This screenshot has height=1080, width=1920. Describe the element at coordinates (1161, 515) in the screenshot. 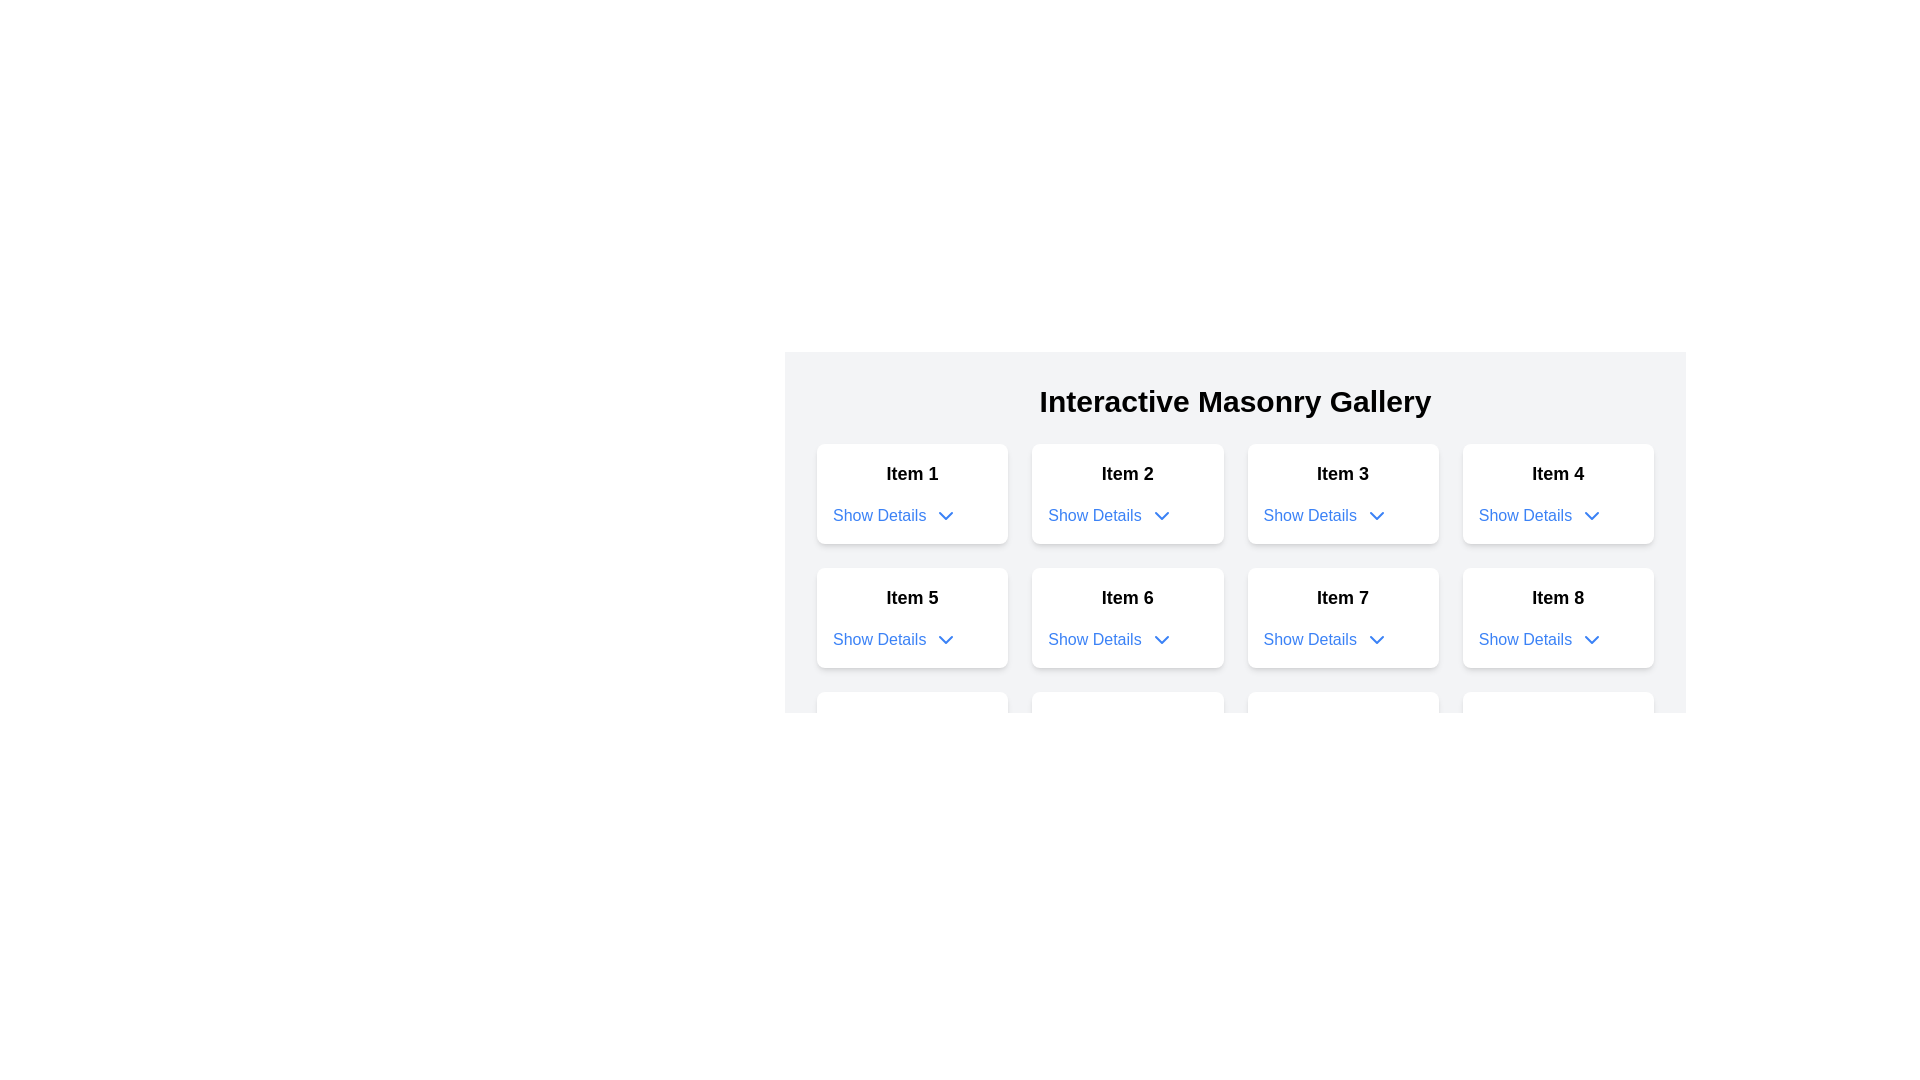

I see `the small chevron-down icon with a blue stroke color, located next to the 'Show Details' text link` at that location.